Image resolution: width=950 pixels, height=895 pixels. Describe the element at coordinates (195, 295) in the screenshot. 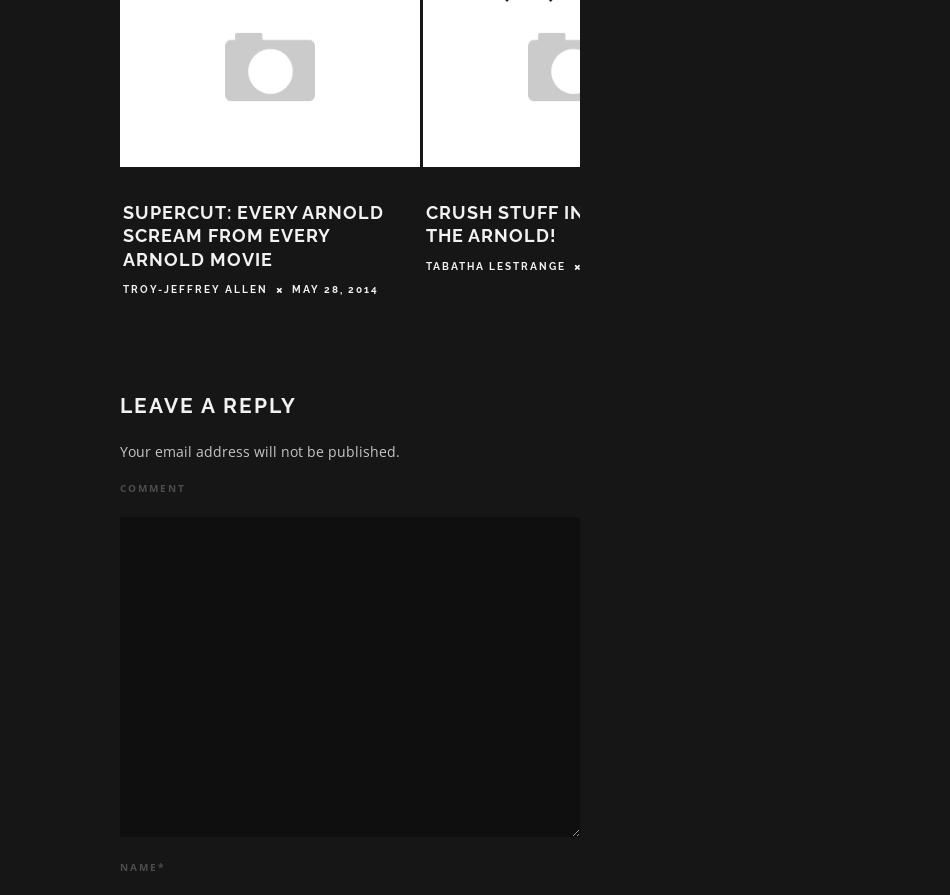

I see `'Troy-Jeffrey Allen'` at that location.